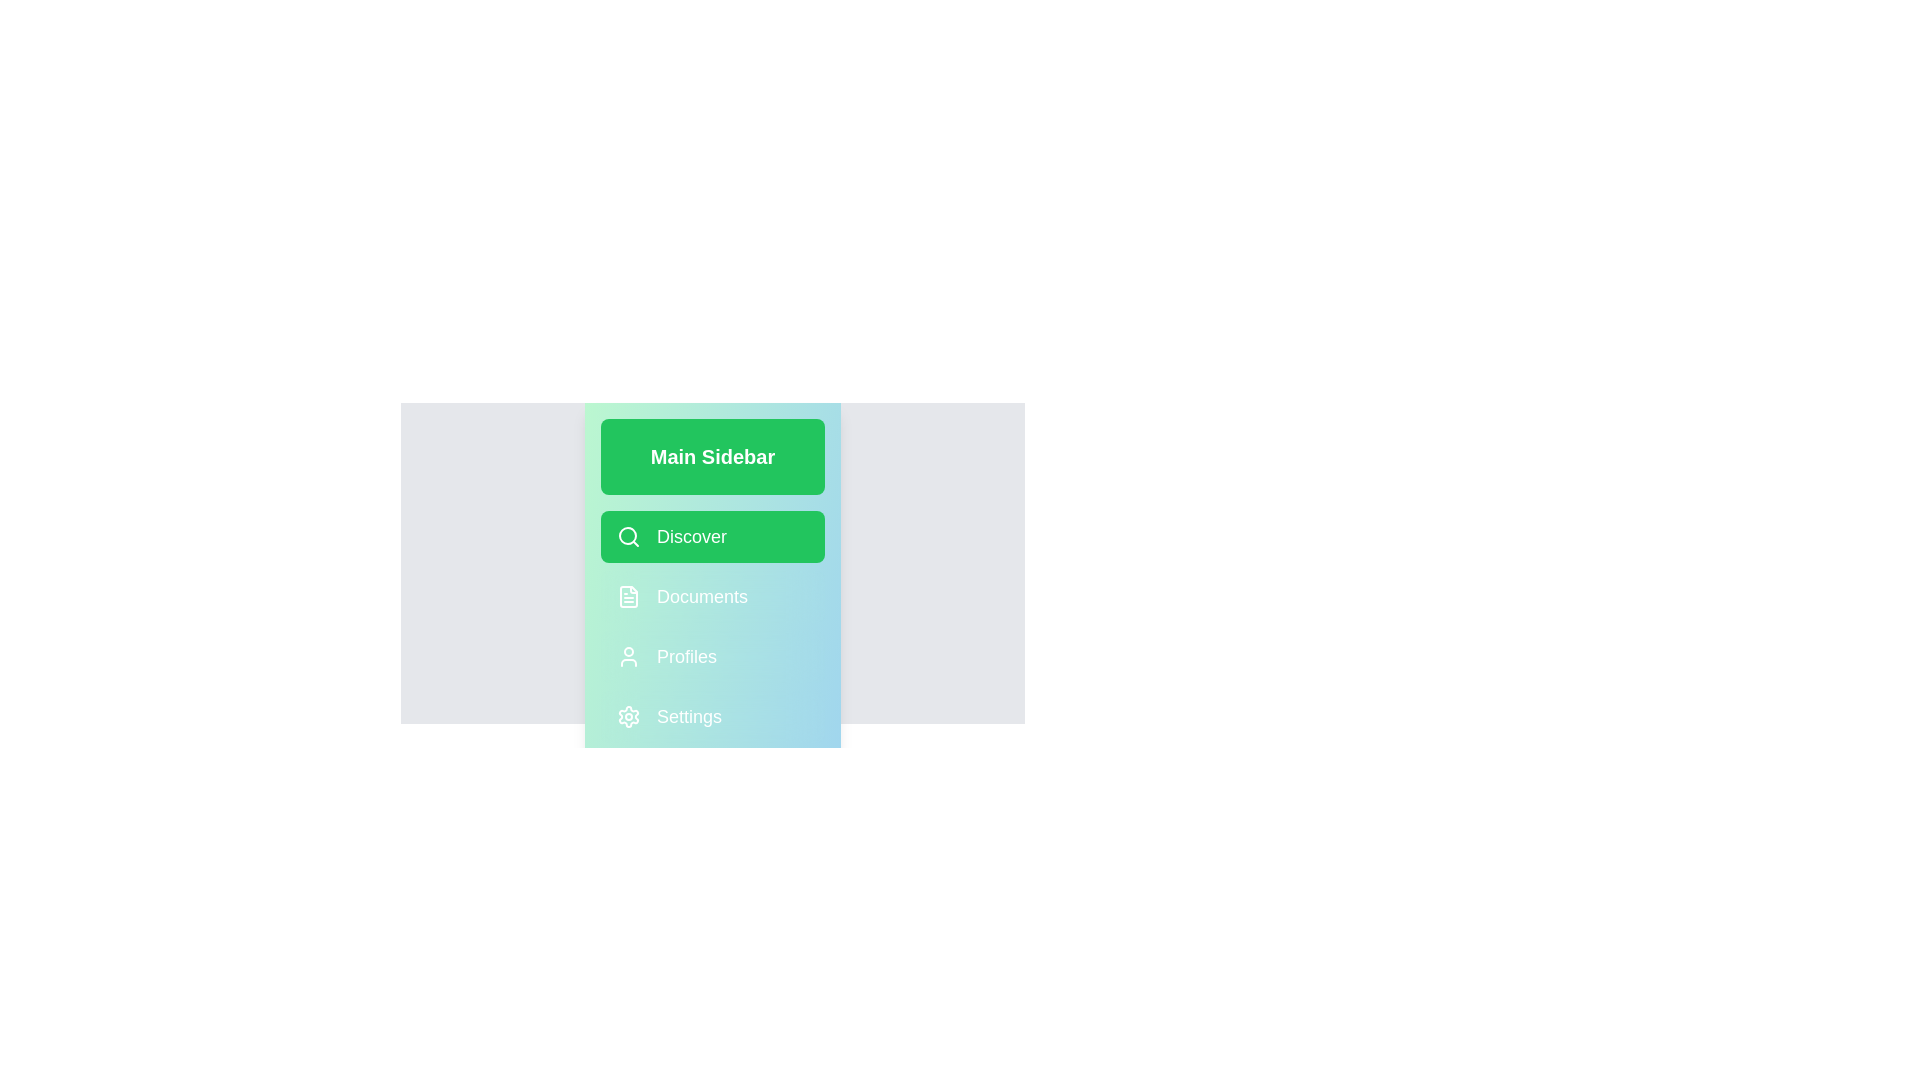 Image resolution: width=1920 pixels, height=1080 pixels. I want to click on the 'Profiles' navigation button which is the third item in the vertical menu hierarchy, located beneath 'Documents' and above 'Settings', so click(713, 656).